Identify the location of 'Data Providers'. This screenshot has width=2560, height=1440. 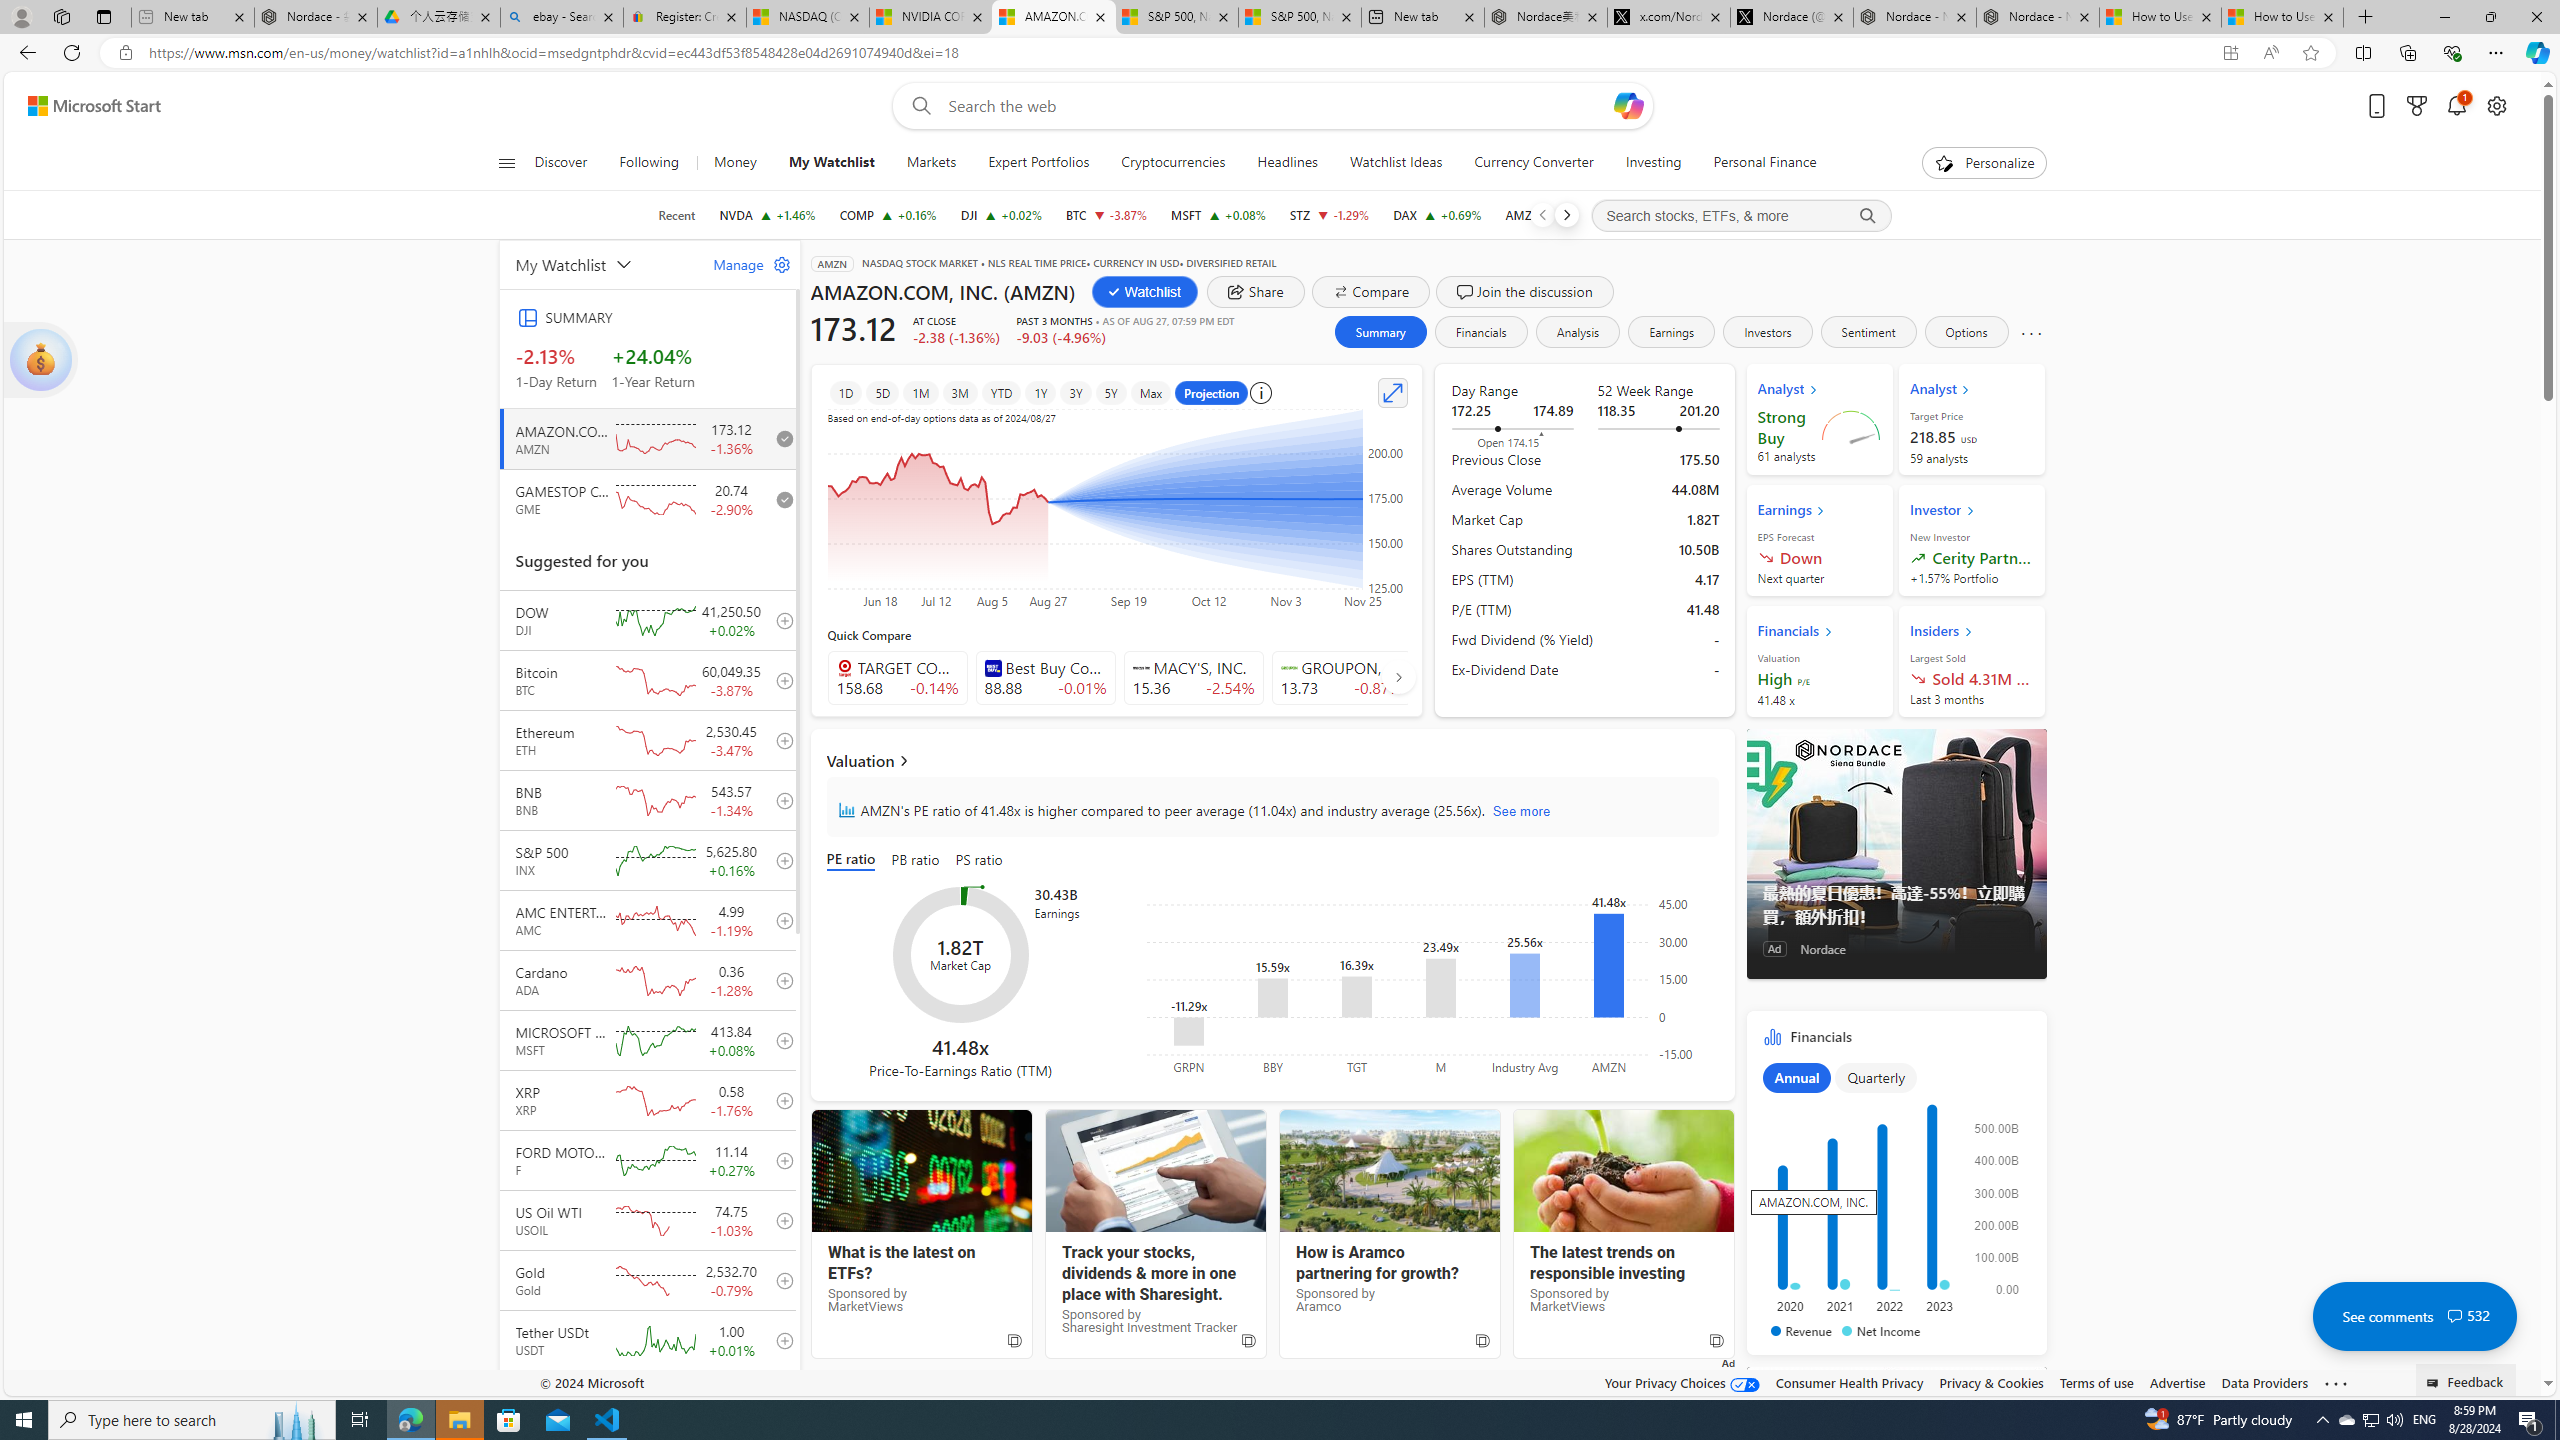
(2265, 1382).